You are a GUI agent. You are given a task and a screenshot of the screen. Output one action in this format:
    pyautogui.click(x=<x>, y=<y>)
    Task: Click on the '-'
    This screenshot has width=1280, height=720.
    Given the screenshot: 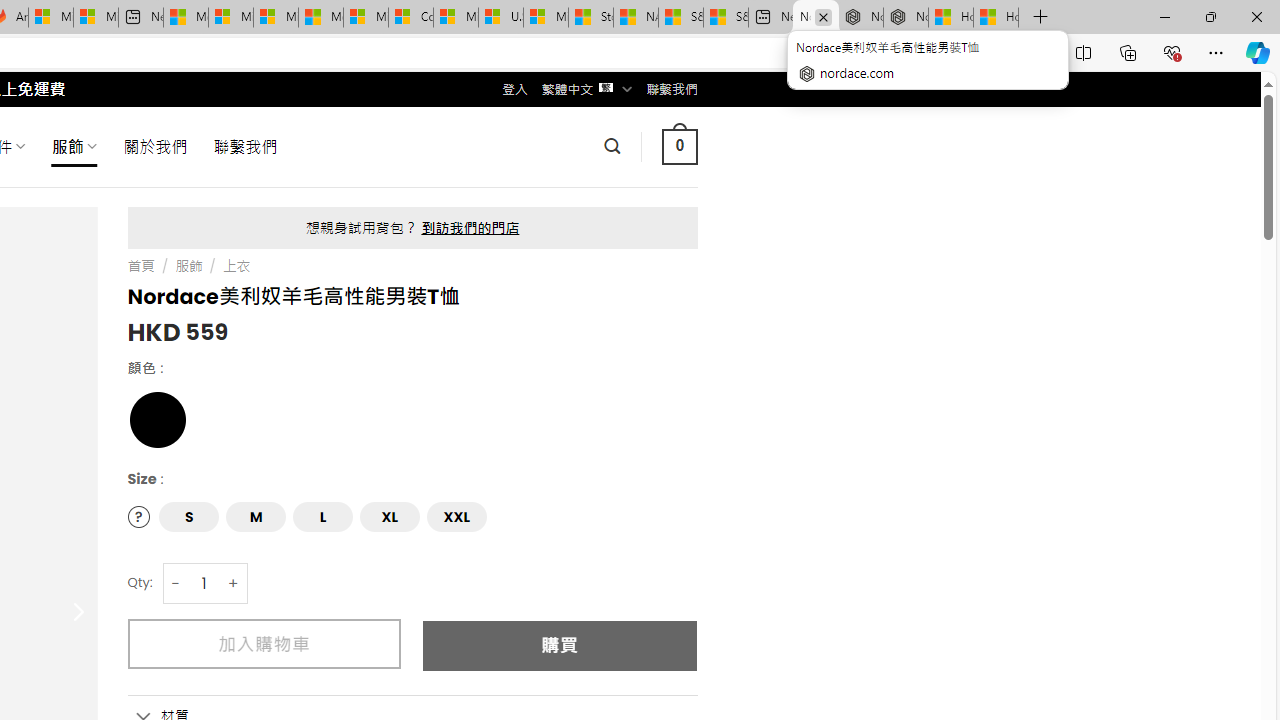 What is the action you would take?
    pyautogui.click(x=176, y=583)
    